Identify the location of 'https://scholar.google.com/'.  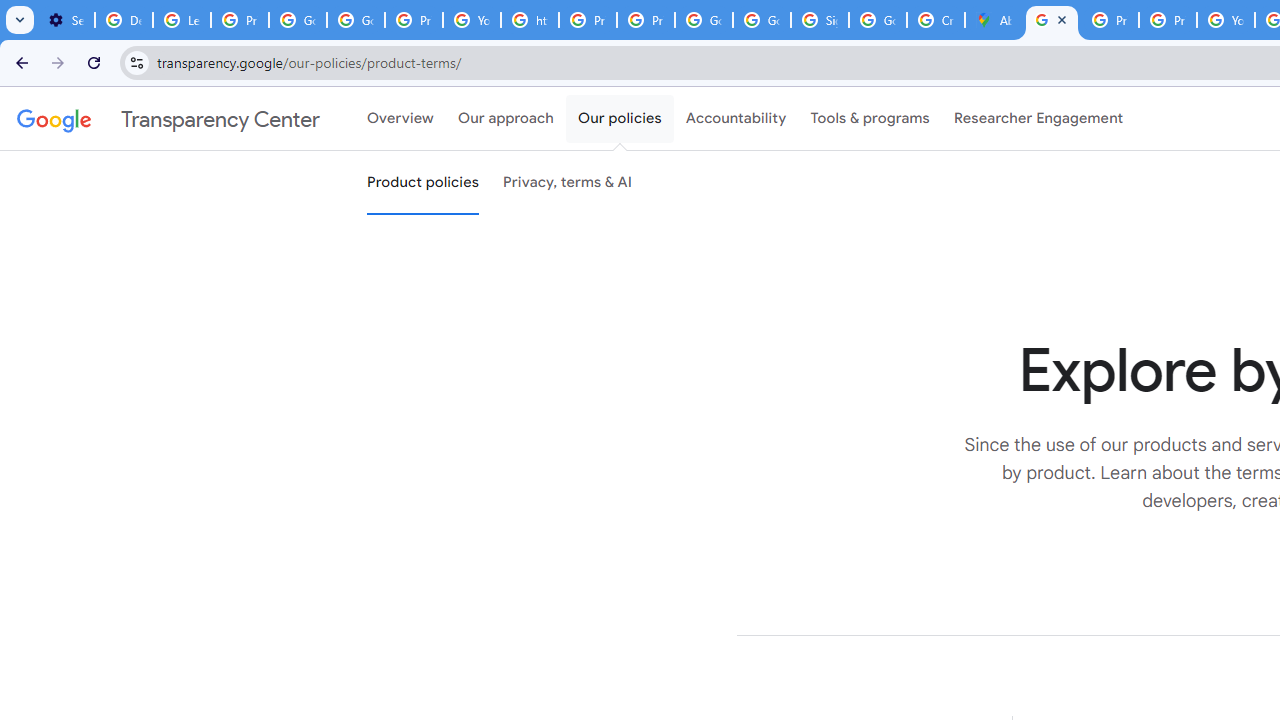
(529, 20).